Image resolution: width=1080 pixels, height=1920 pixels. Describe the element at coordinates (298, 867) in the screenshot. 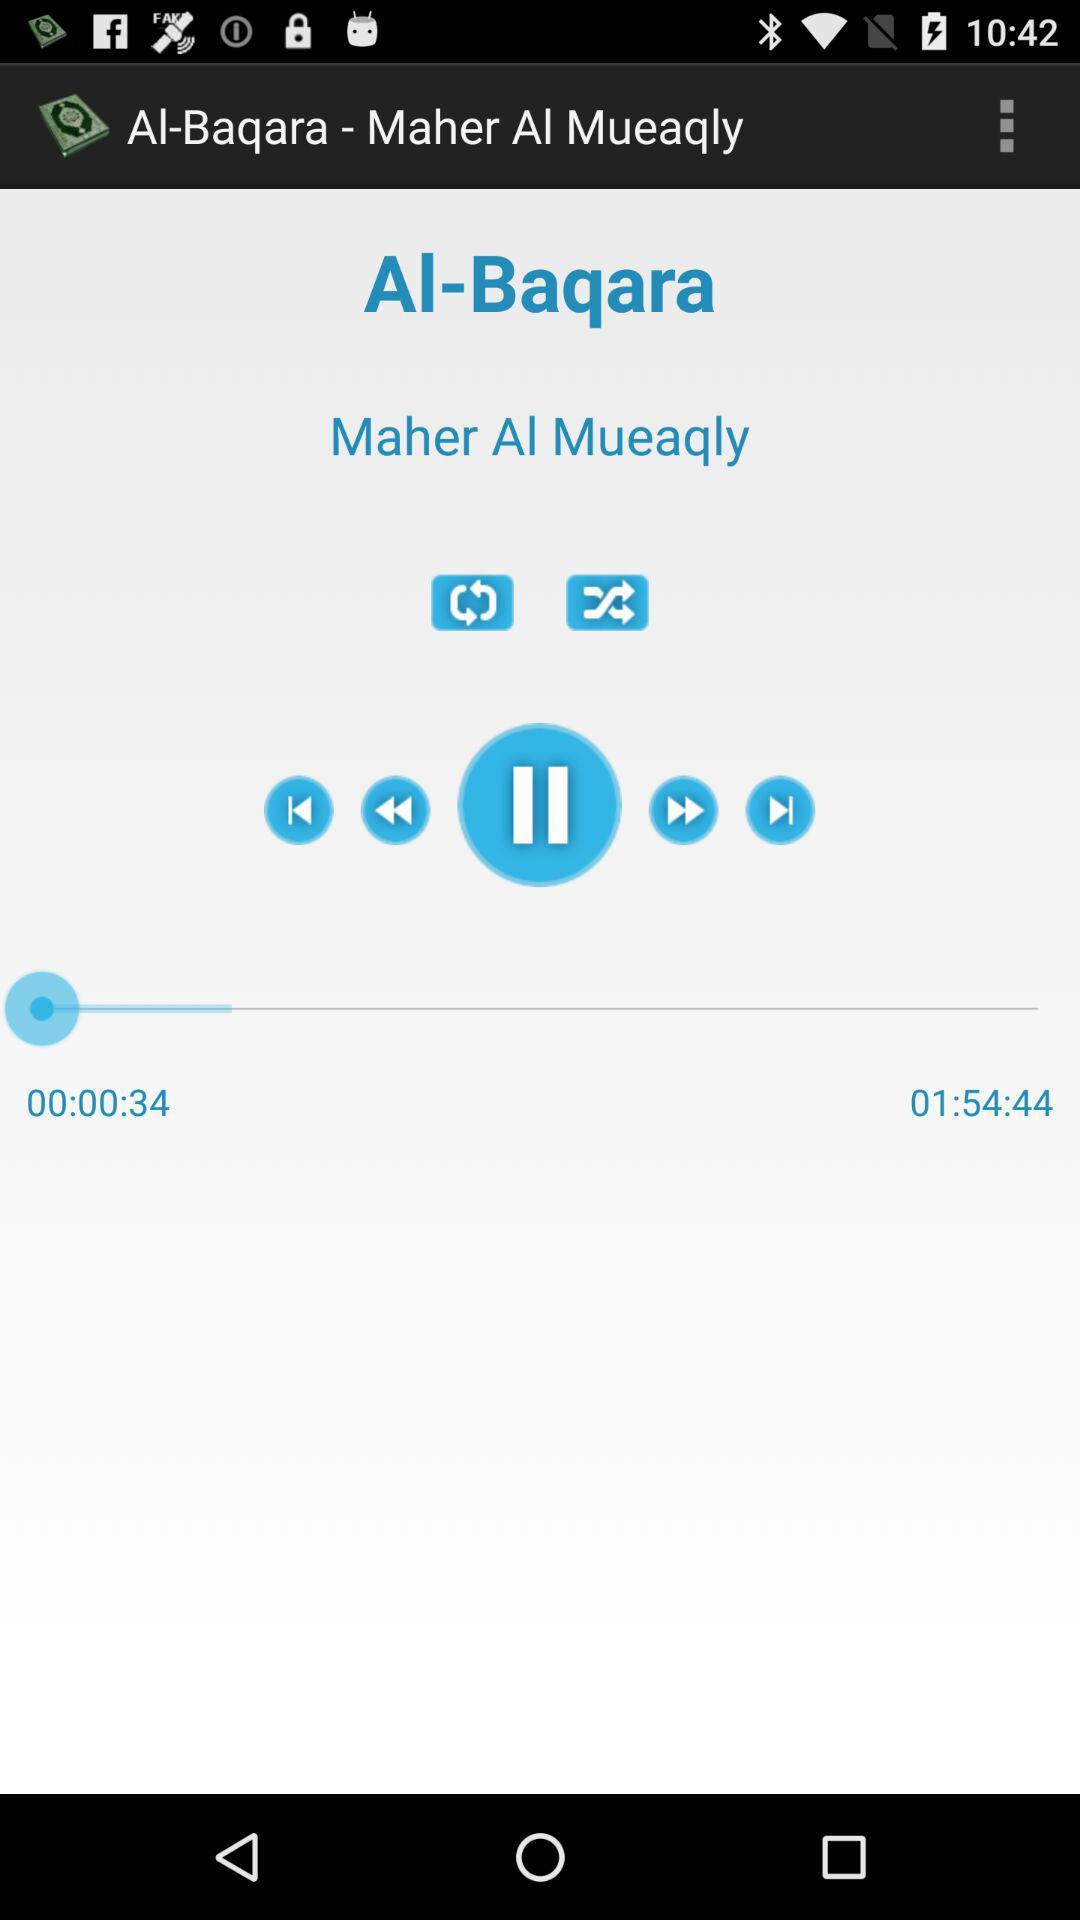

I see `the skip_previous icon` at that location.